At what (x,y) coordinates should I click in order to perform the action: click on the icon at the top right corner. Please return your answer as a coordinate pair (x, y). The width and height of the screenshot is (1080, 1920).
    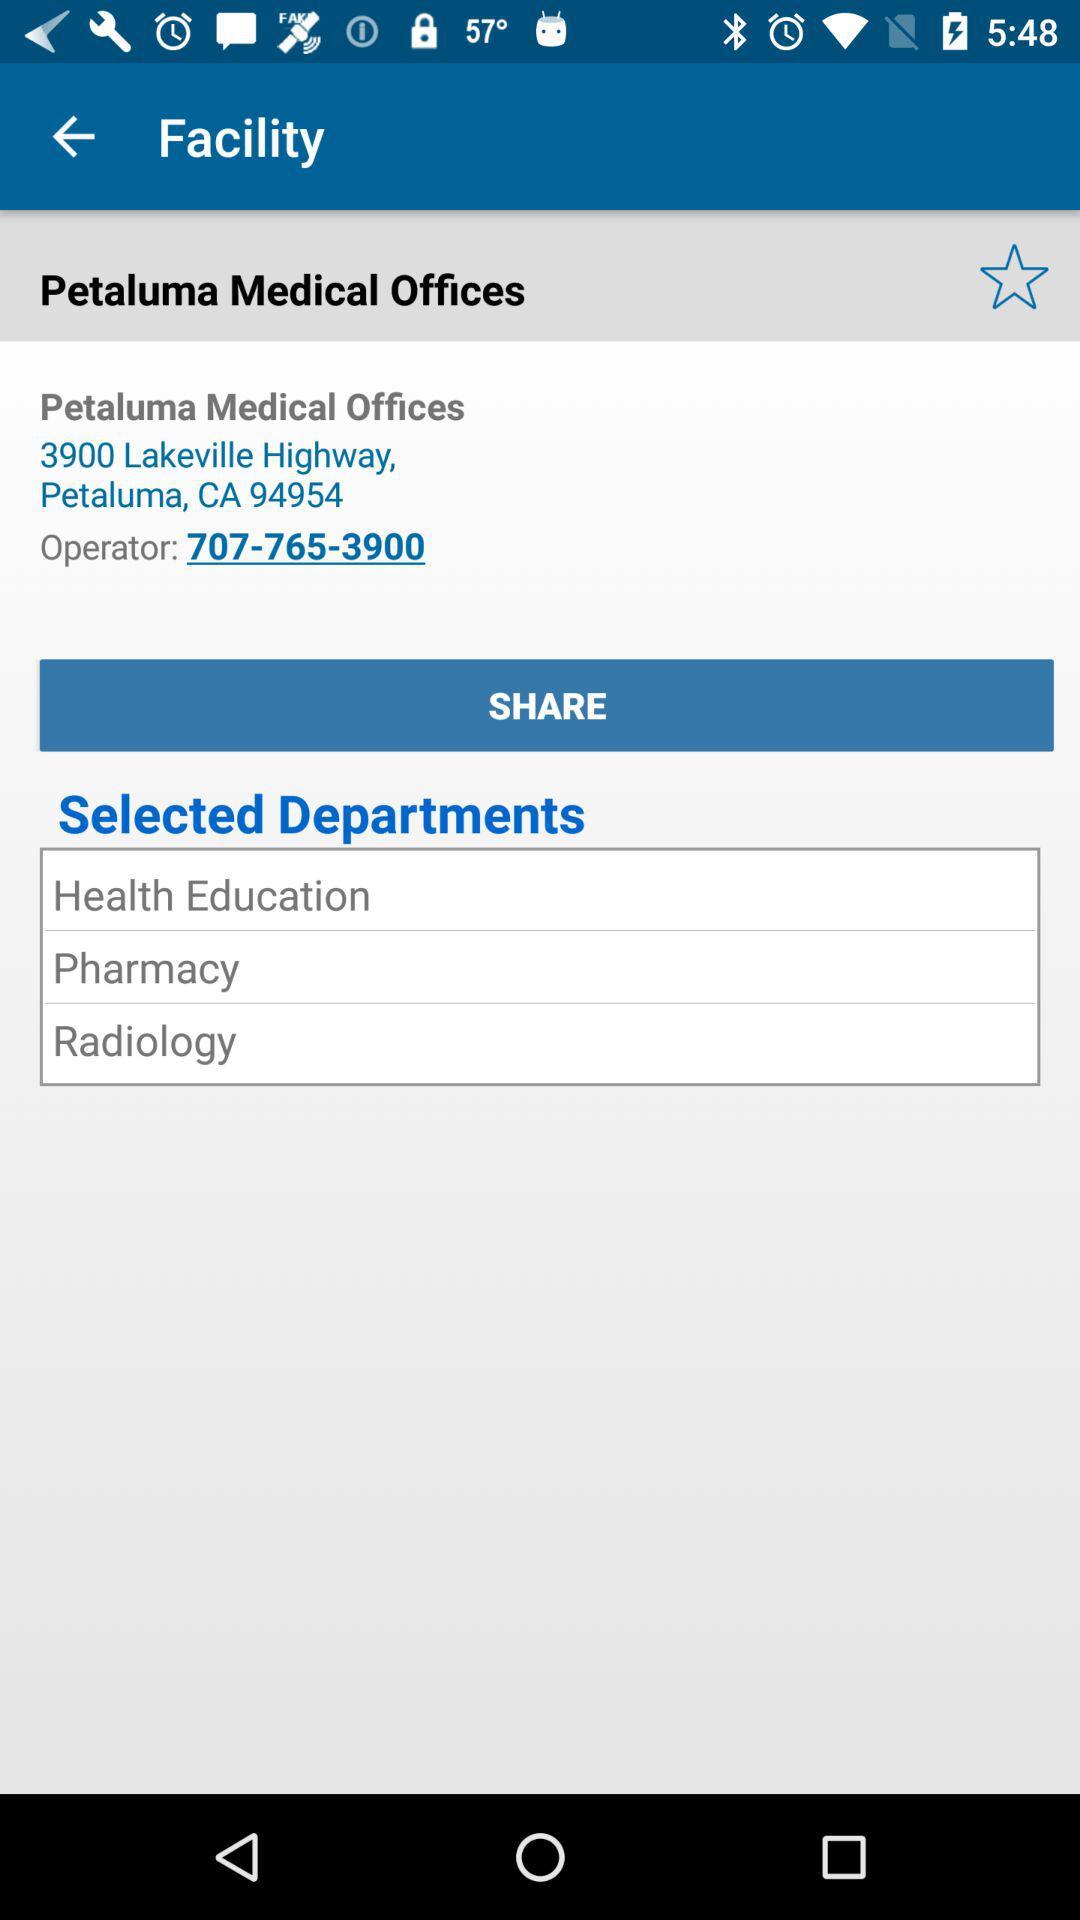
    Looking at the image, I should click on (1014, 274).